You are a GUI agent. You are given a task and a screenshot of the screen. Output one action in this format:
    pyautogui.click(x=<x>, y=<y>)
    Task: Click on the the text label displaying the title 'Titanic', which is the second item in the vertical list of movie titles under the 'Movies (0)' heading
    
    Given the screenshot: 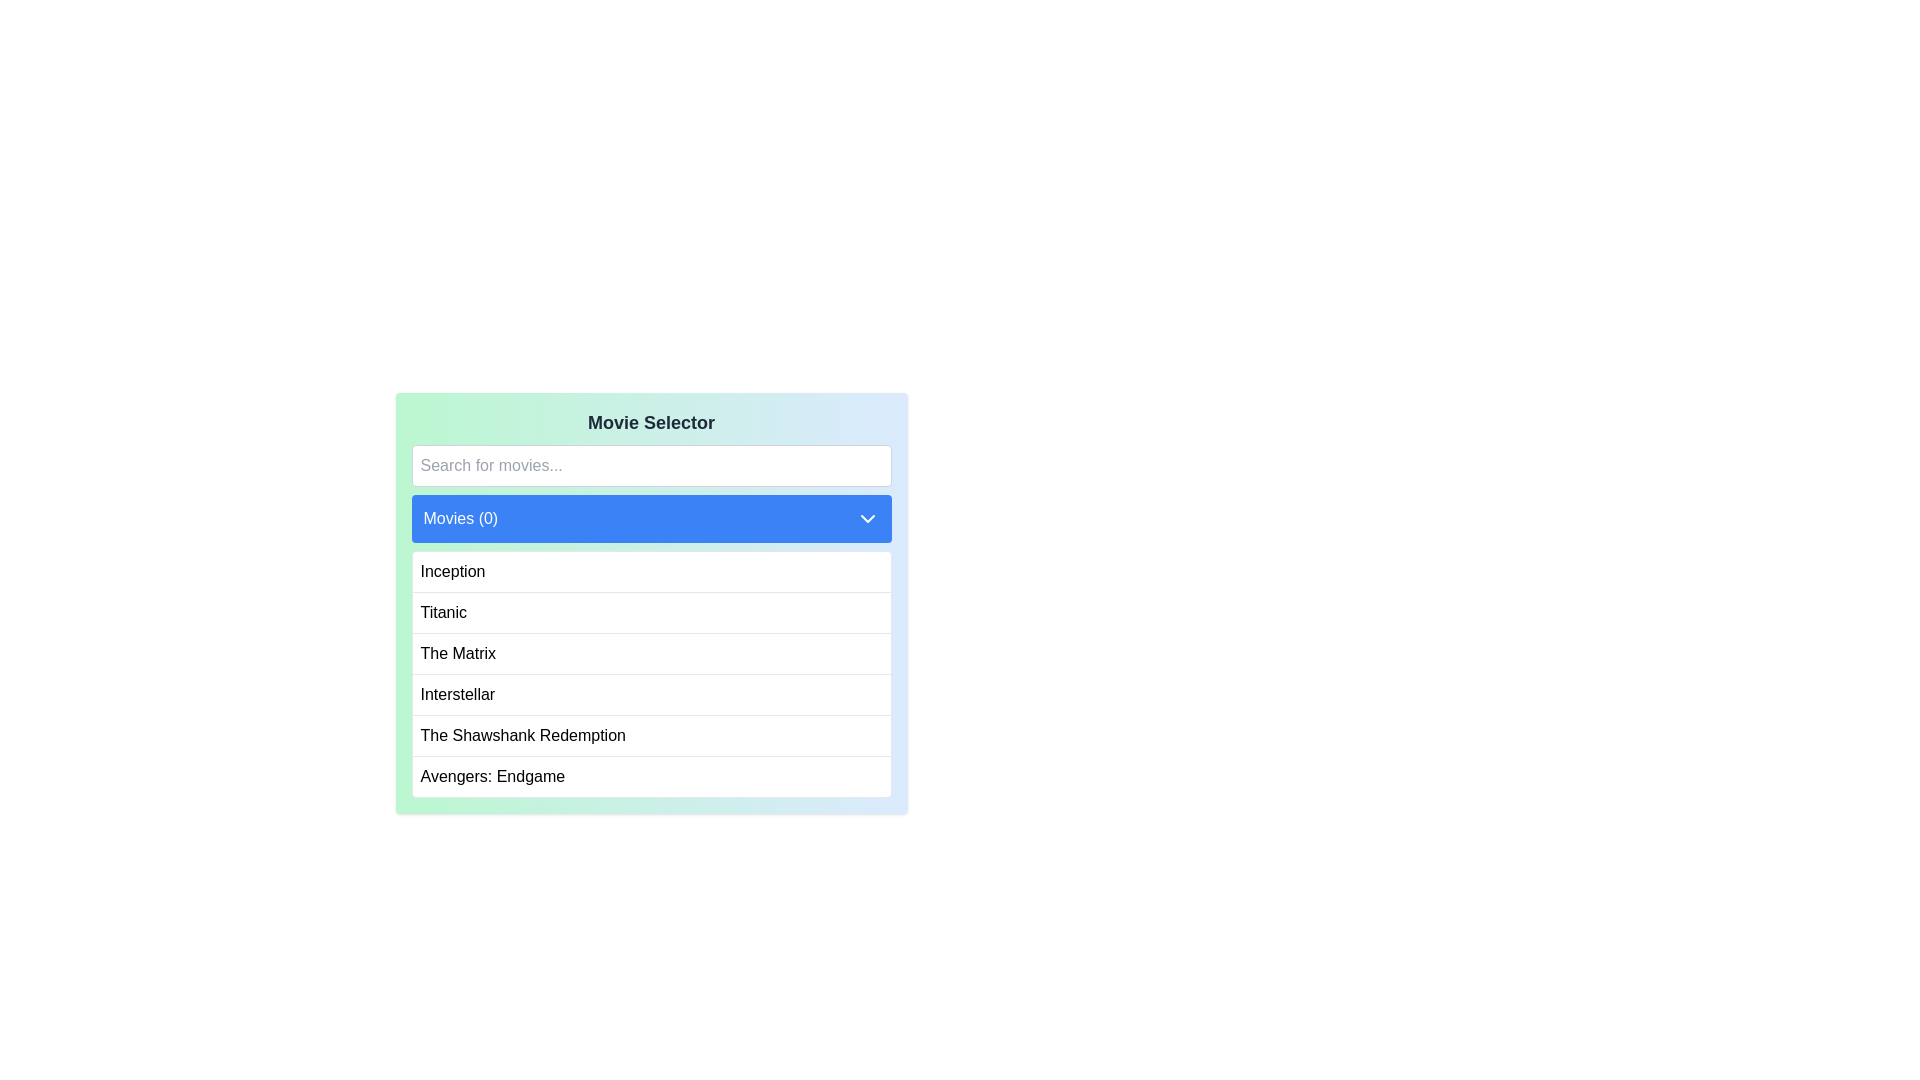 What is the action you would take?
    pyautogui.click(x=442, y=612)
    